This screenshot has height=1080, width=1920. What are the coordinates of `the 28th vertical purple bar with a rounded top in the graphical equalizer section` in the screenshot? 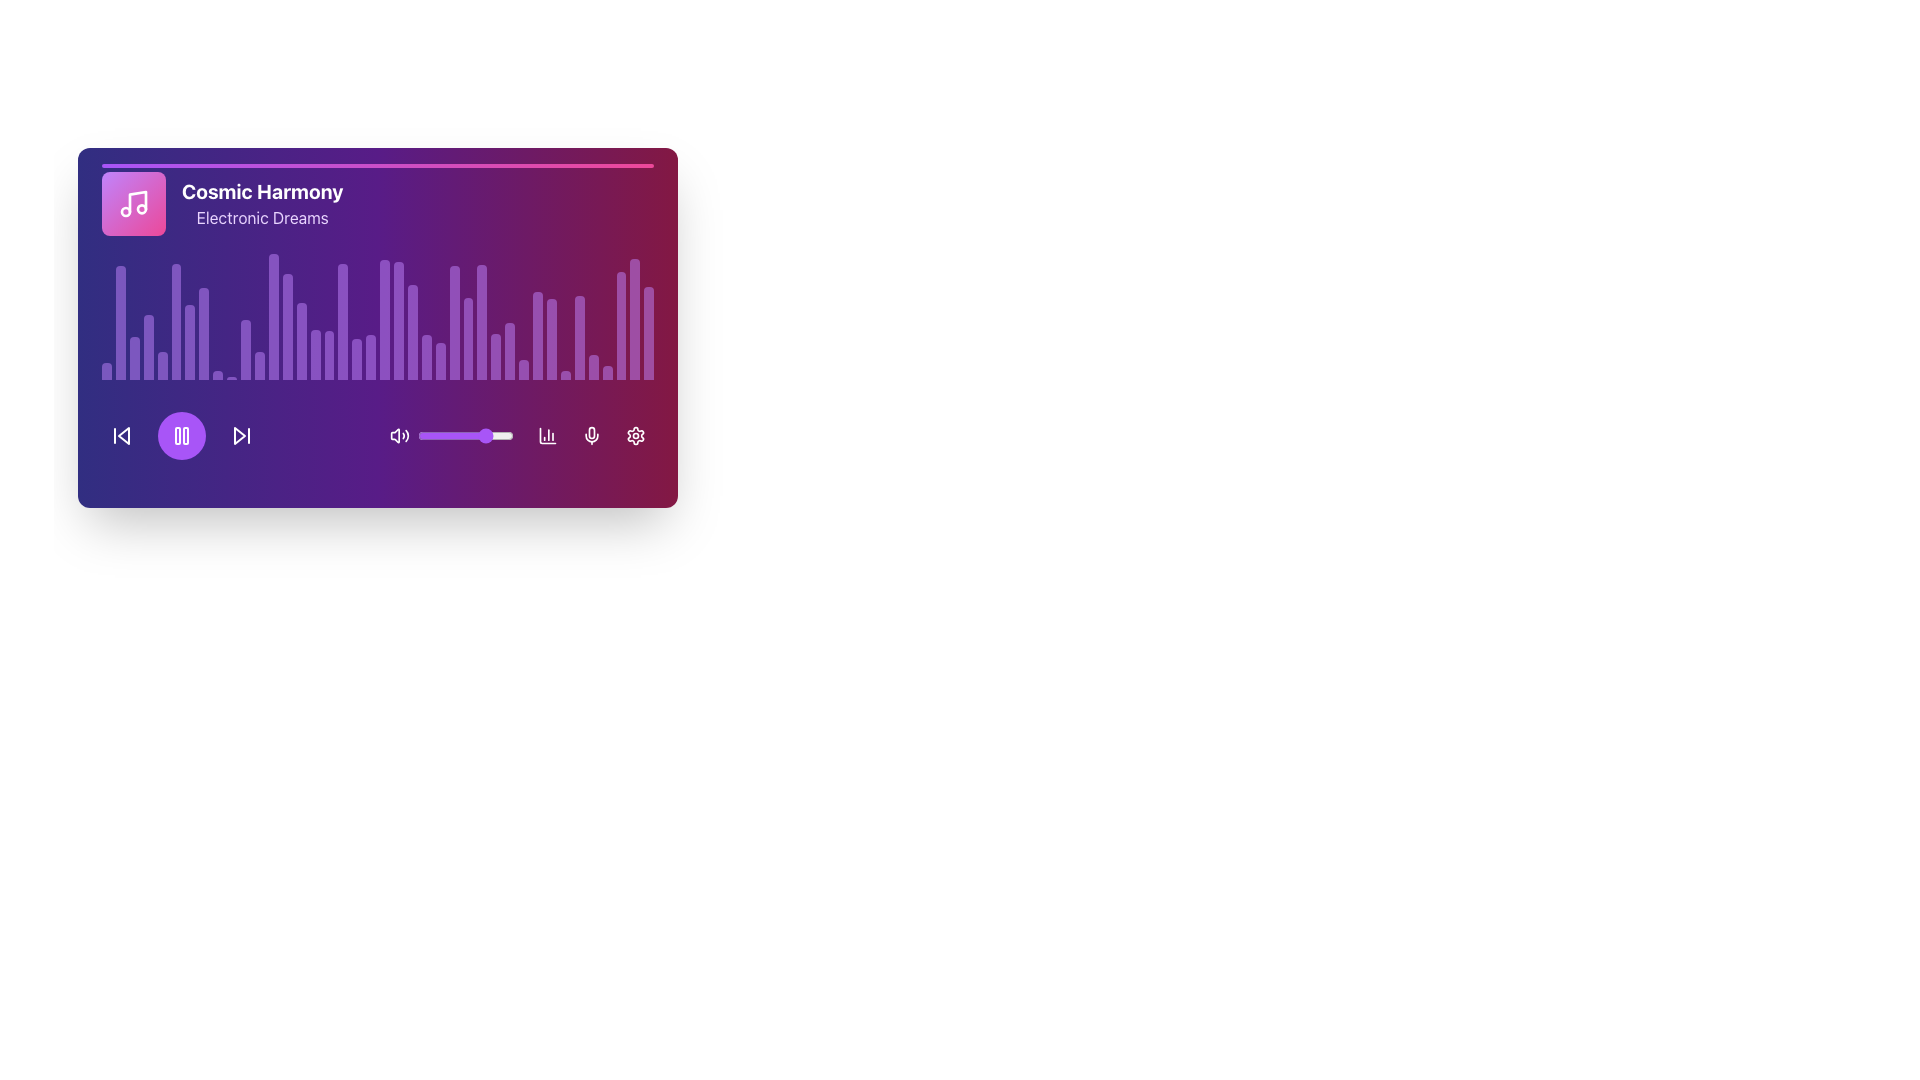 It's located at (524, 370).